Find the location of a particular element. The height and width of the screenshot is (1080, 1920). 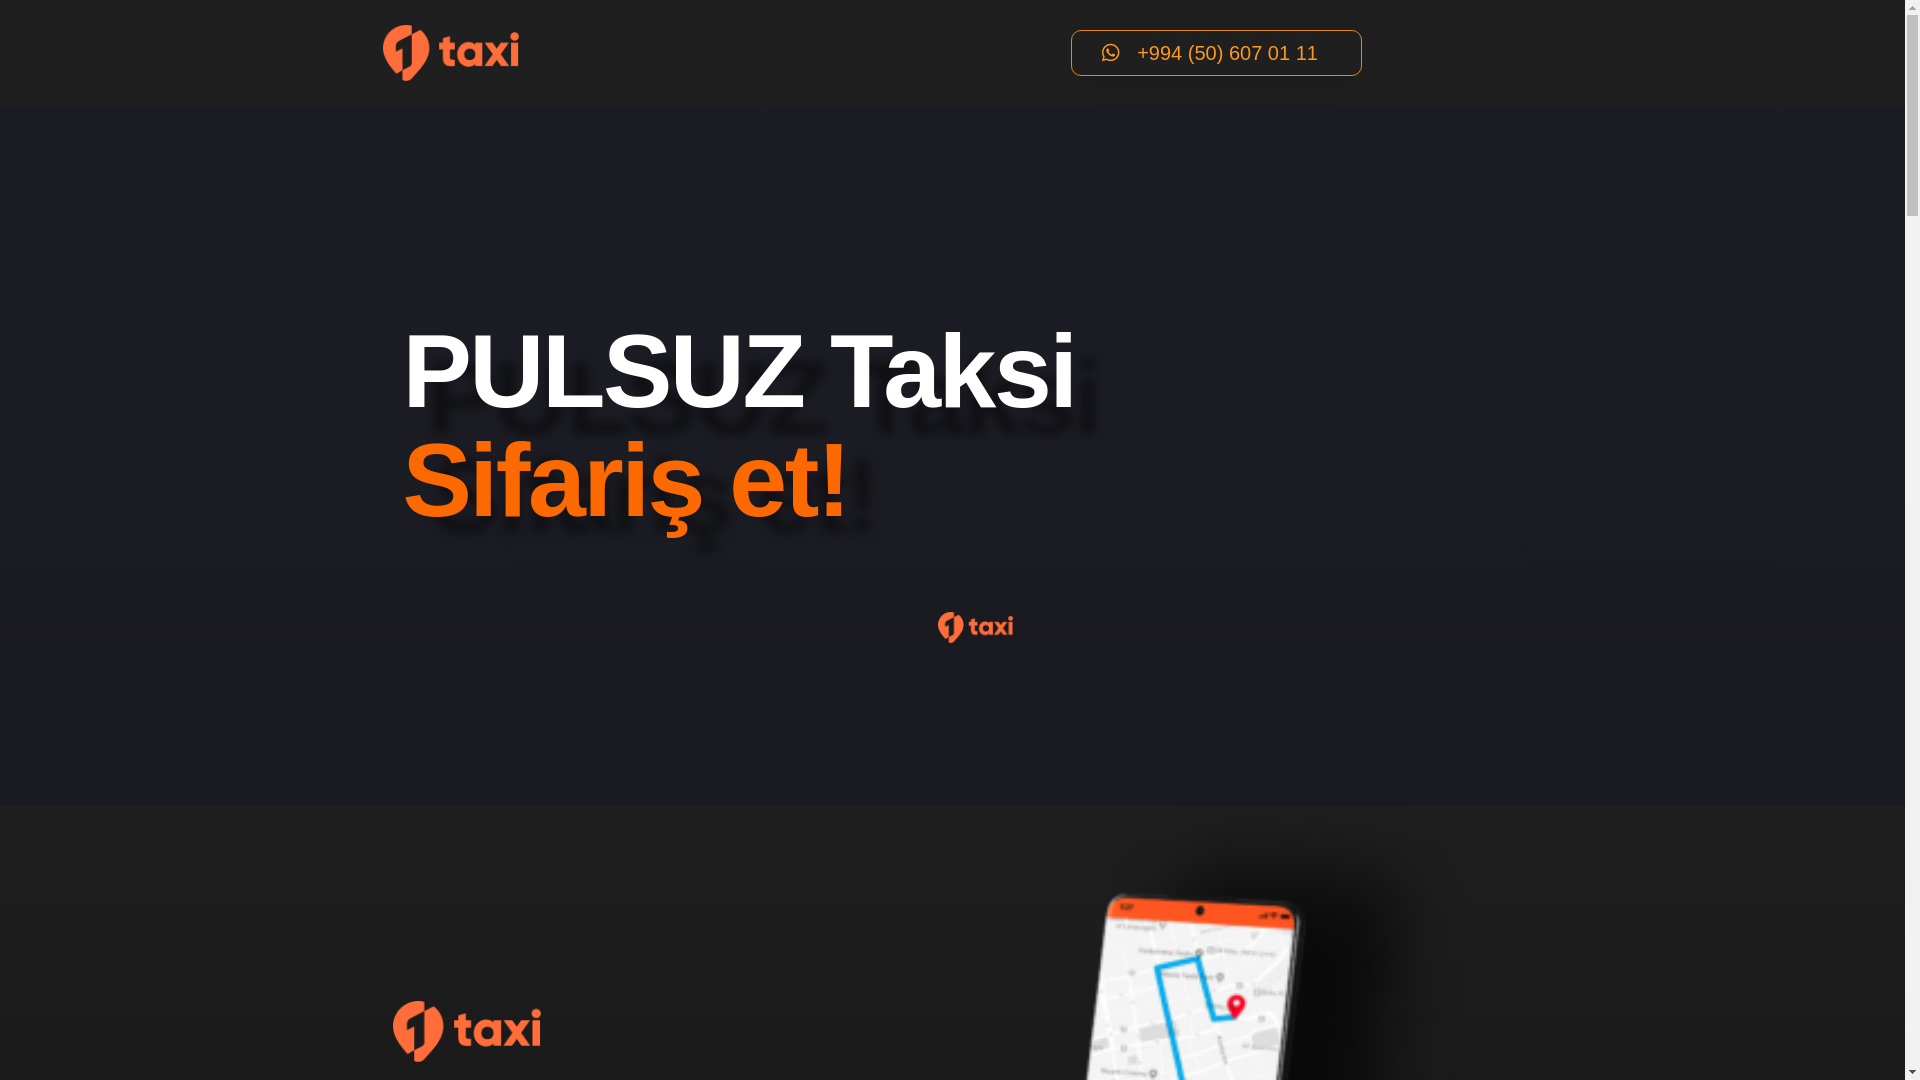

'+994 (50) 607 01 11' is located at coordinates (1214, 52).